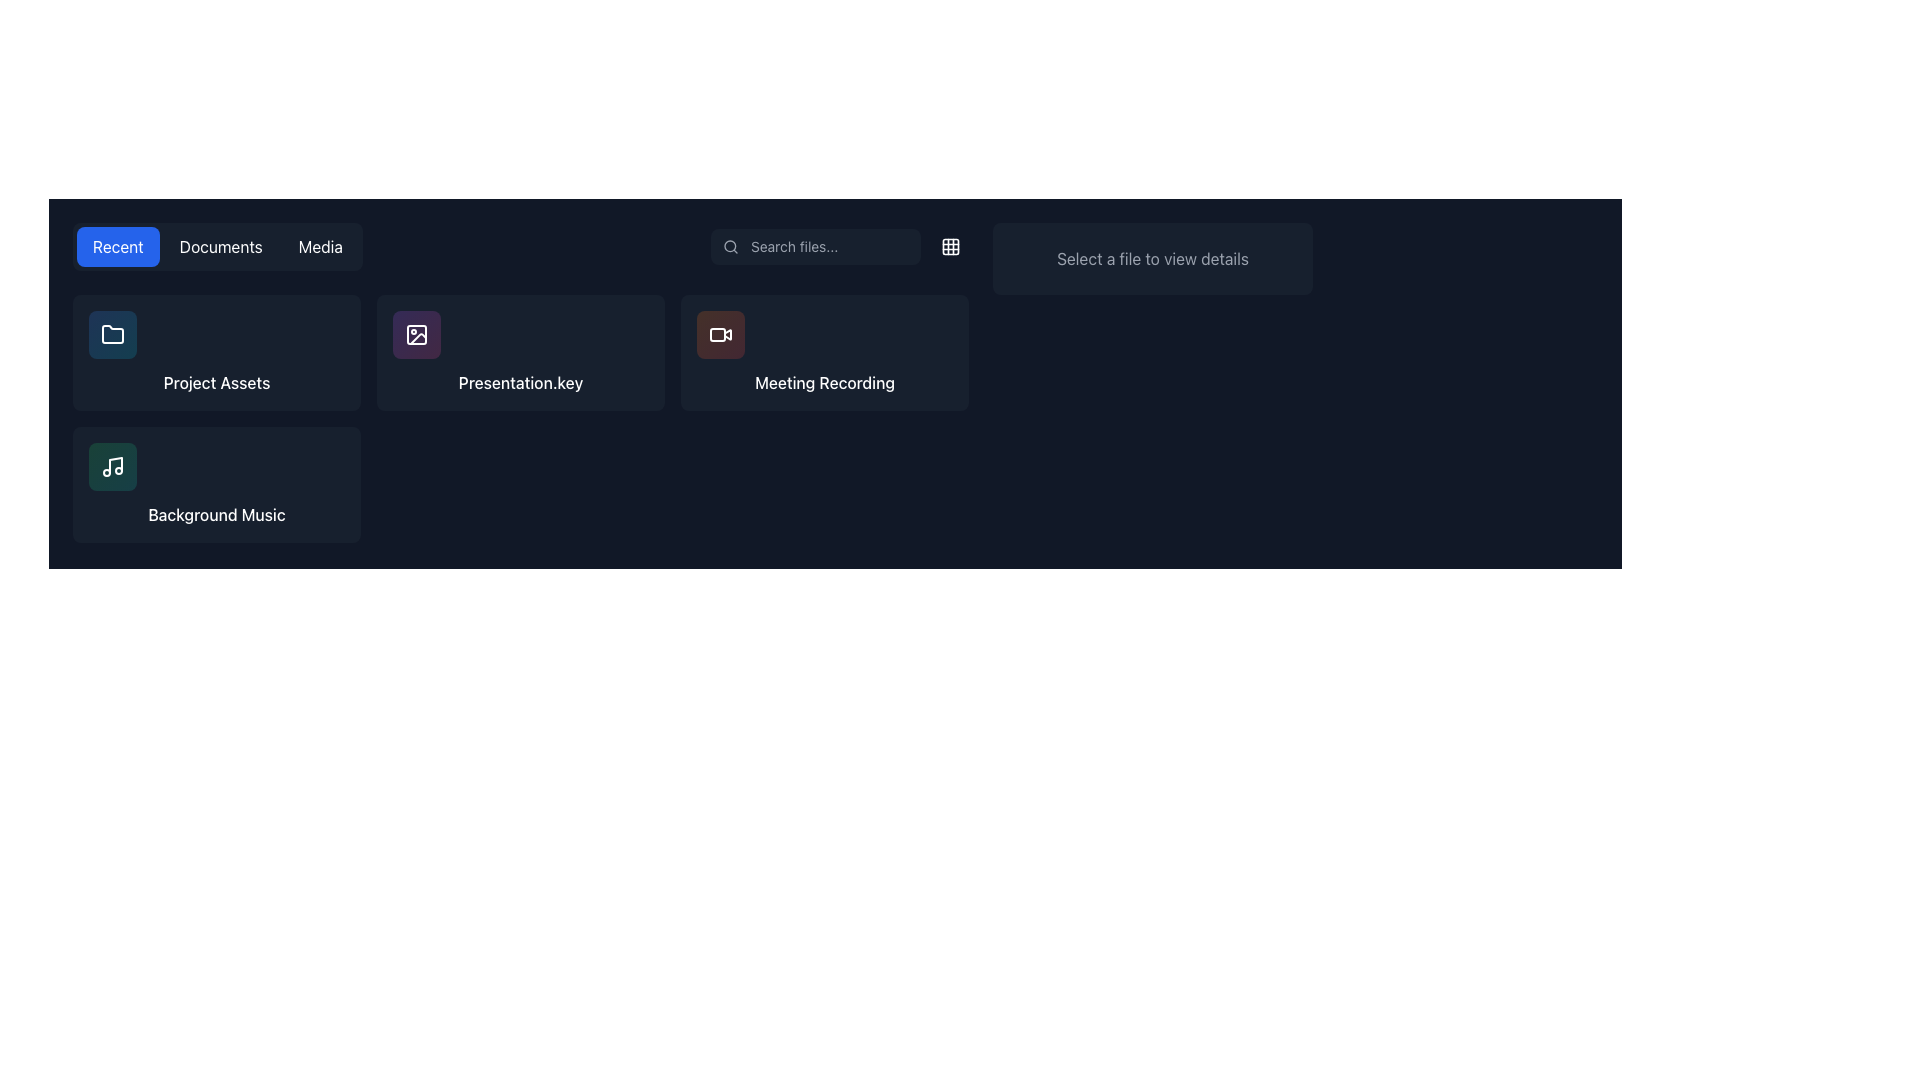 The width and height of the screenshot is (1920, 1080). Describe the element at coordinates (221, 245) in the screenshot. I see `the middle navigation button, which is located between the 'Recent' and 'Media' buttons` at that location.